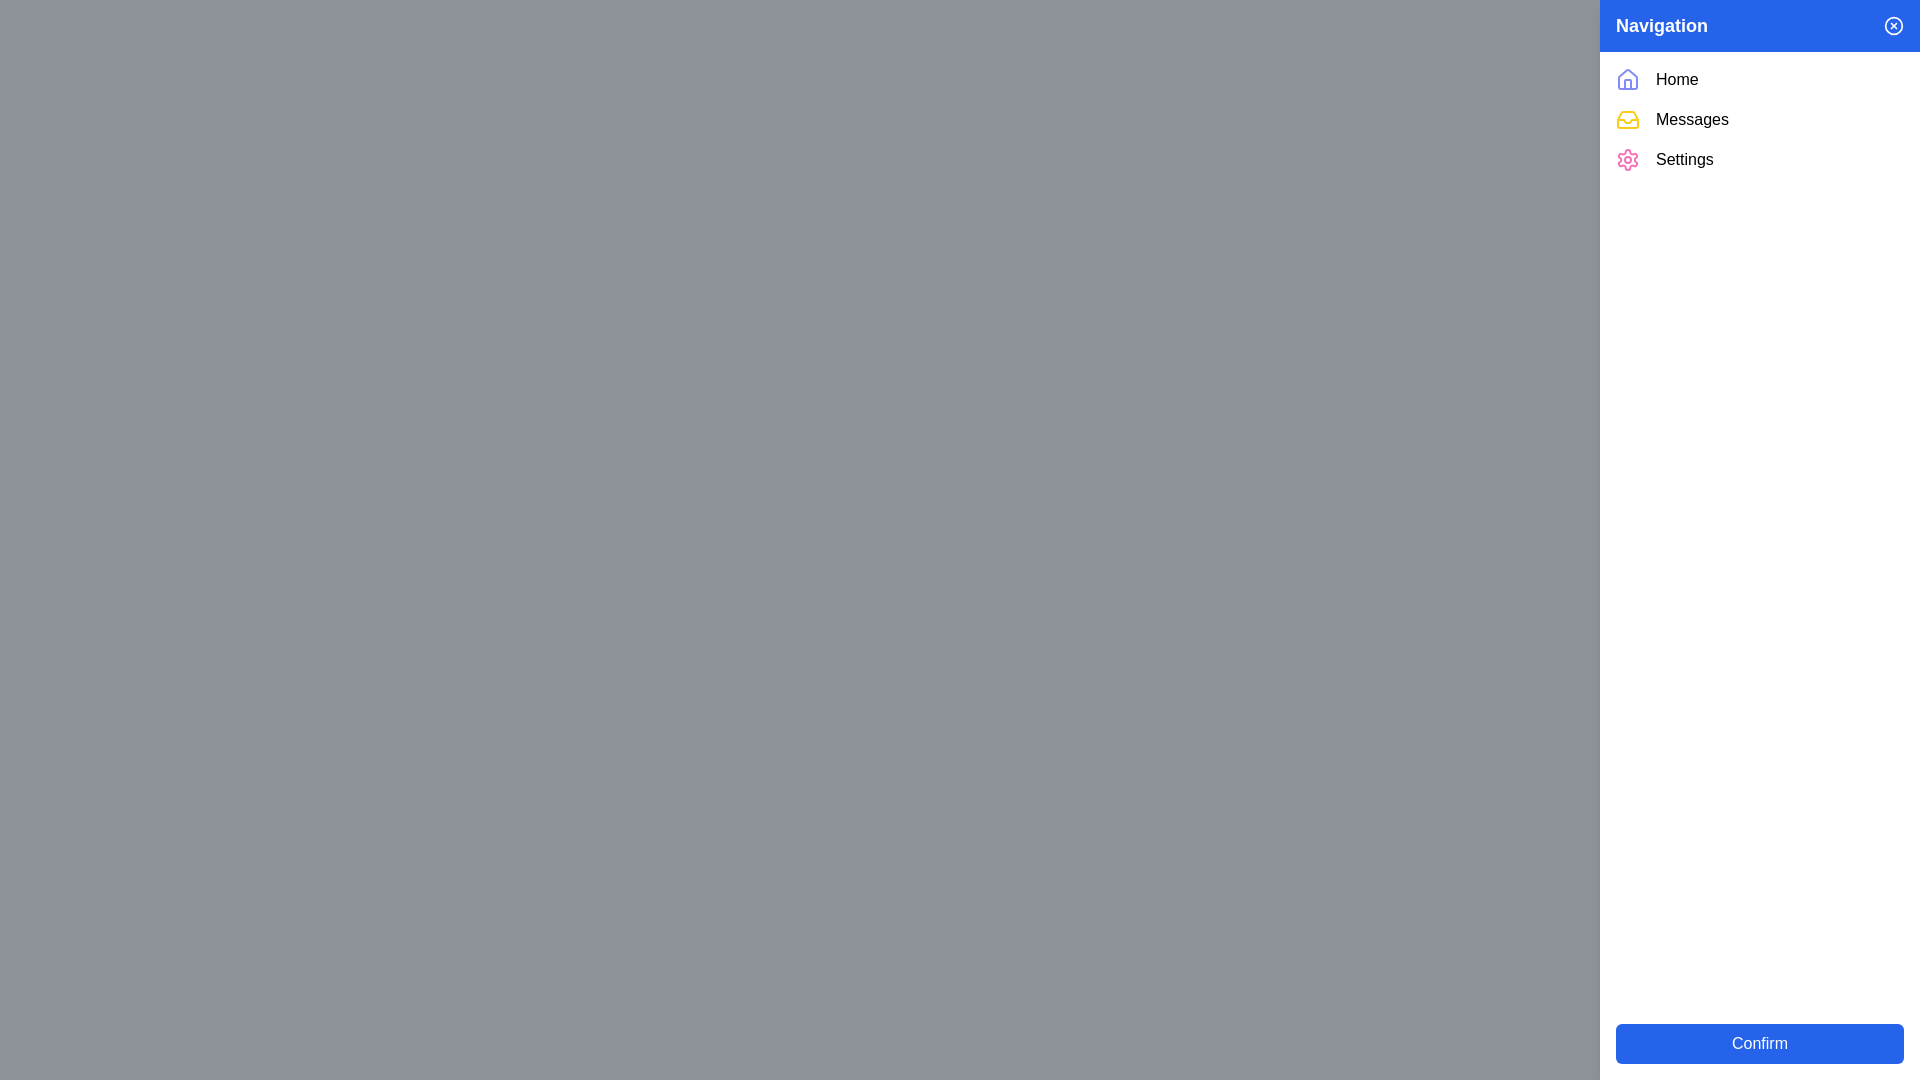  Describe the element at coordinates (1760, 1043) in the screenshot. I see `the confirmation button located at the bottom right corner of the interface to observe any appearance change` at that location.